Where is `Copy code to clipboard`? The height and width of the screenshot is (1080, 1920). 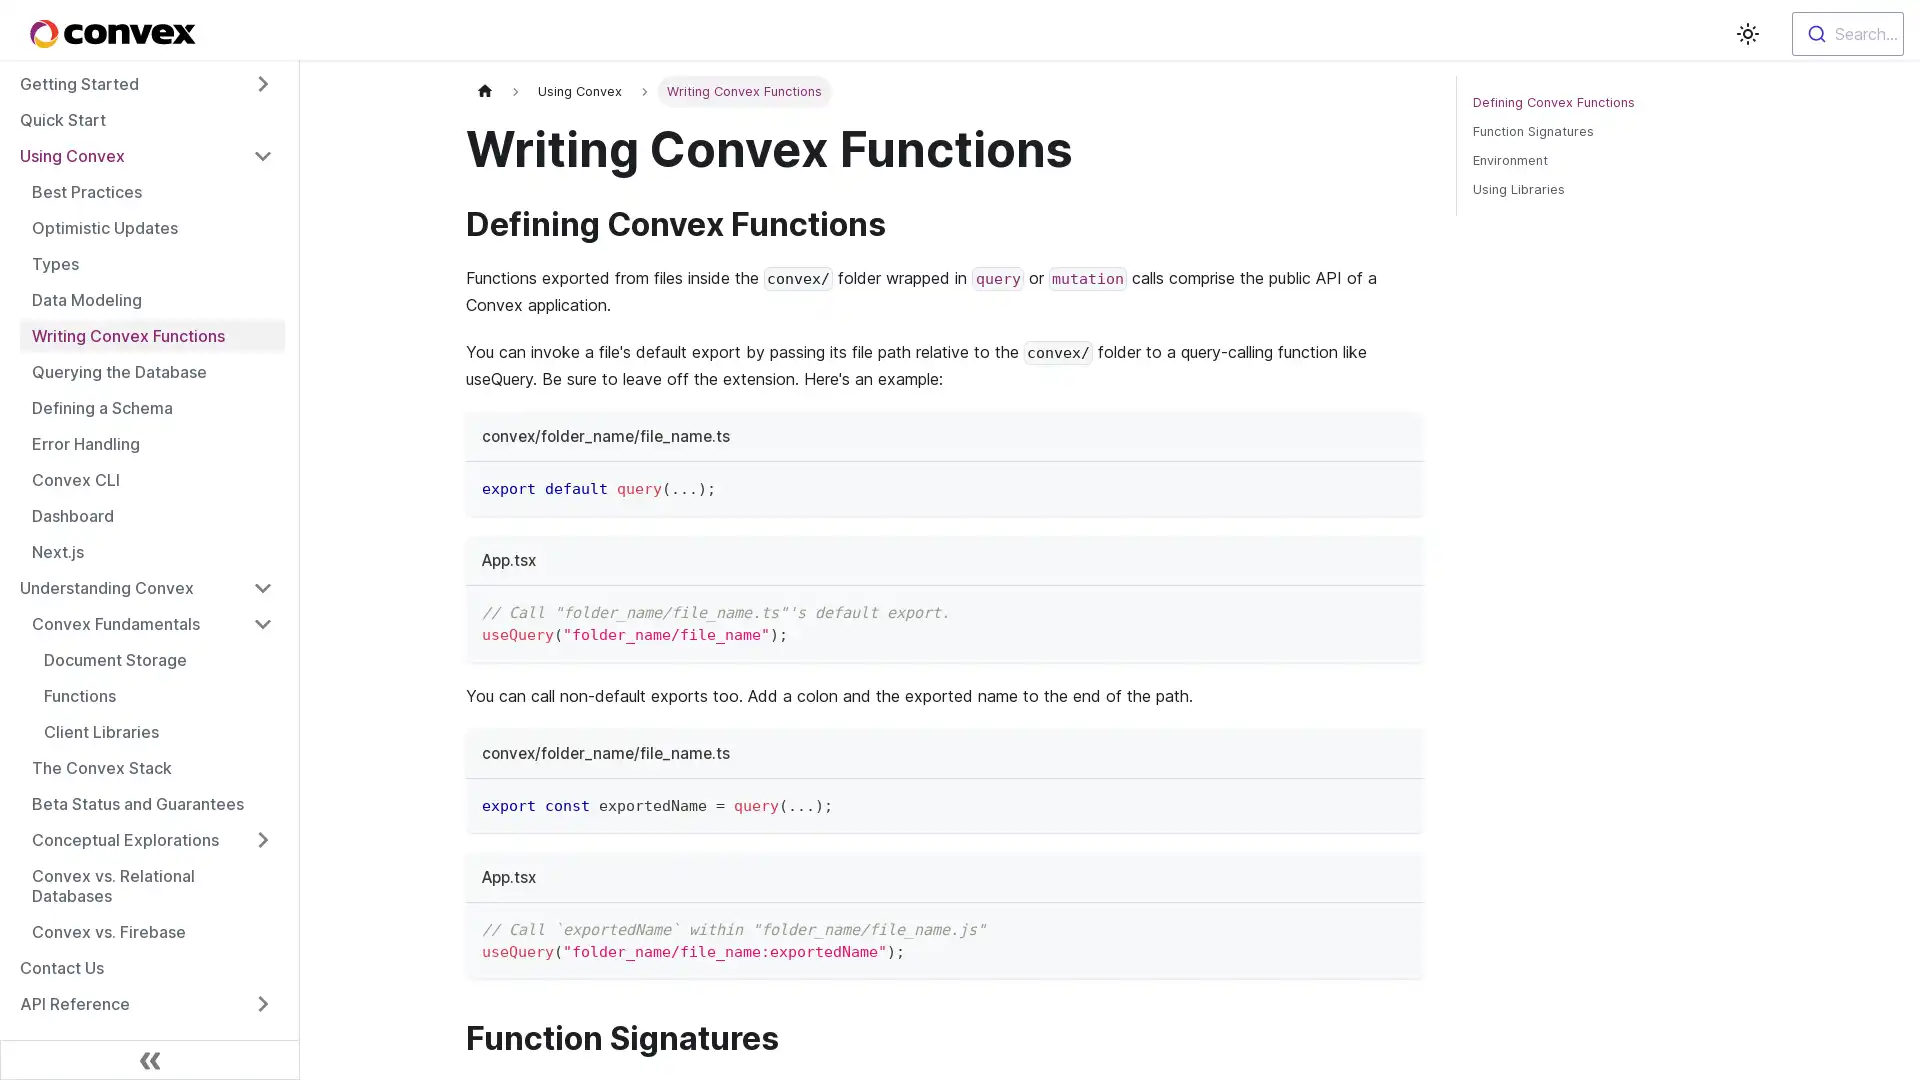
Copy code to clipboard is located at coordinates (1398, 926).